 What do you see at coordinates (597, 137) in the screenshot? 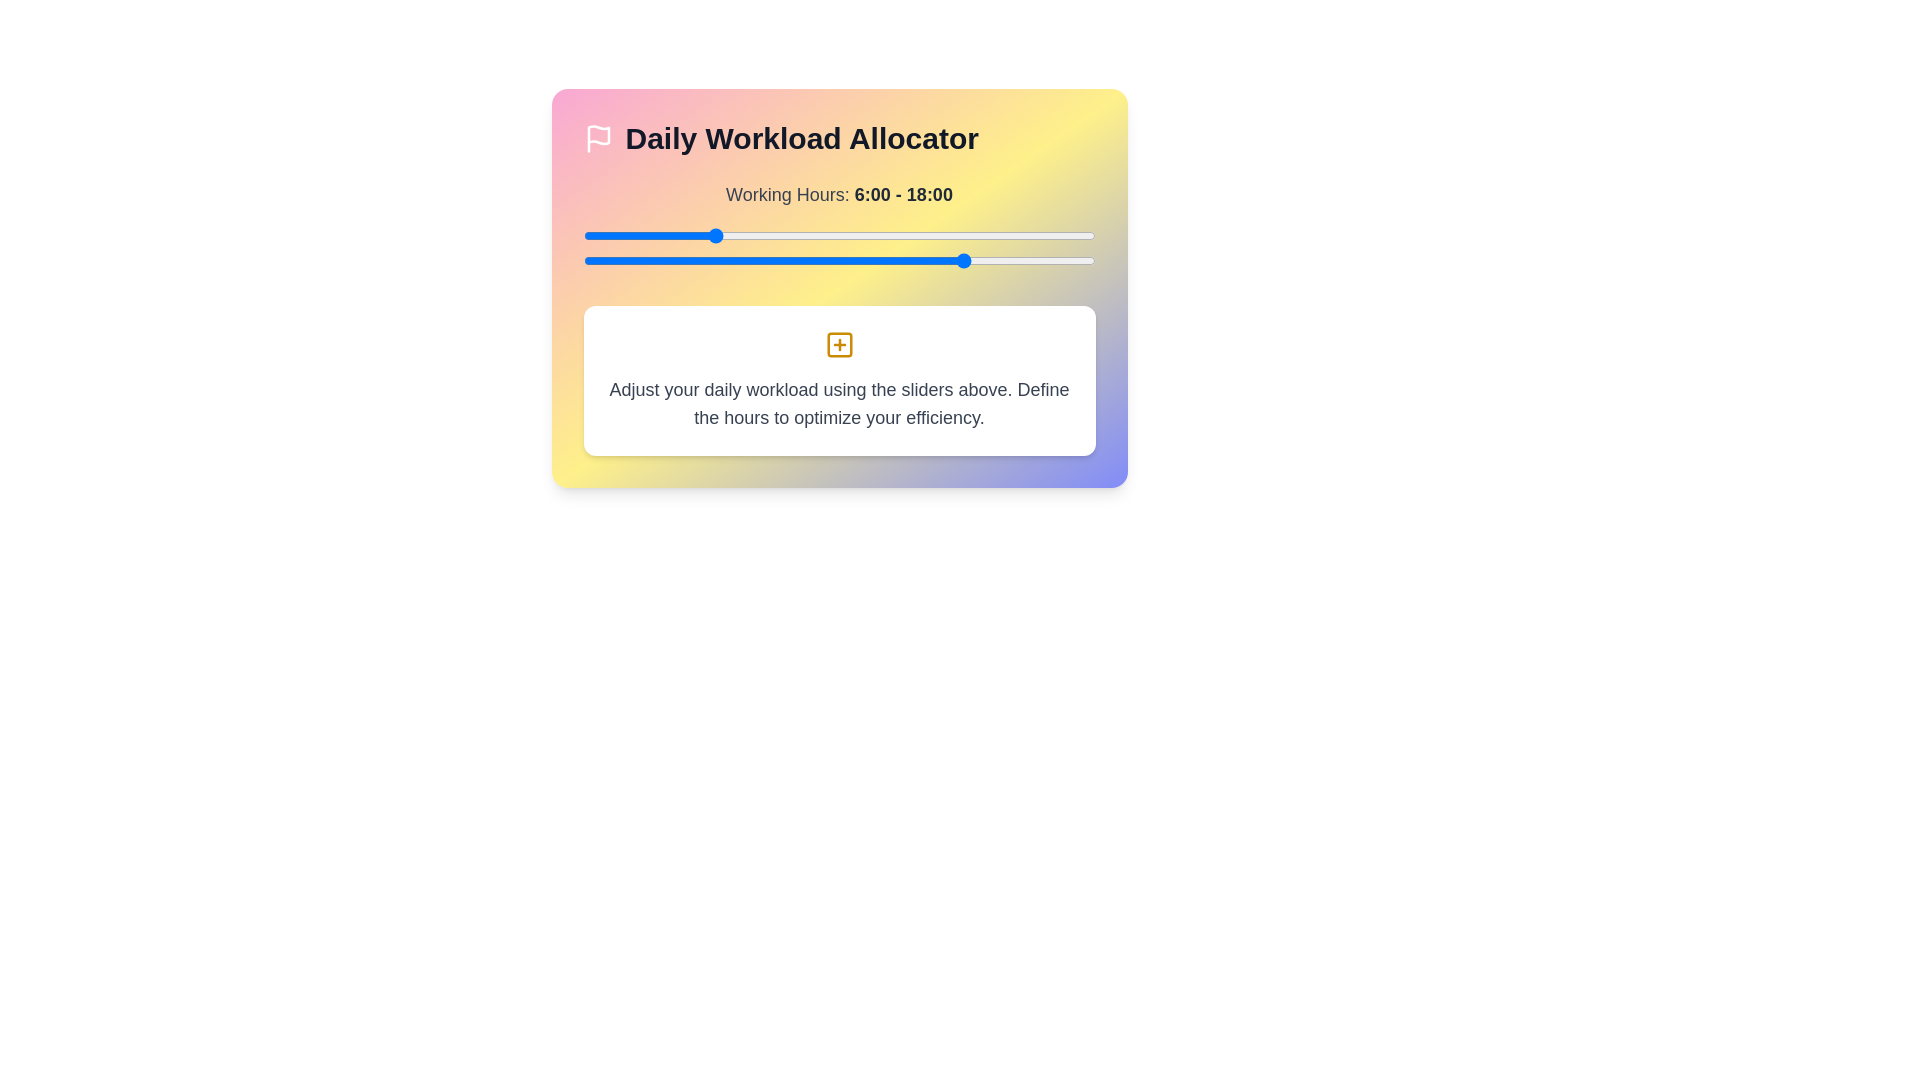
I see `the informational icon in the header of the workload manager` at bounding box center [597, 137].